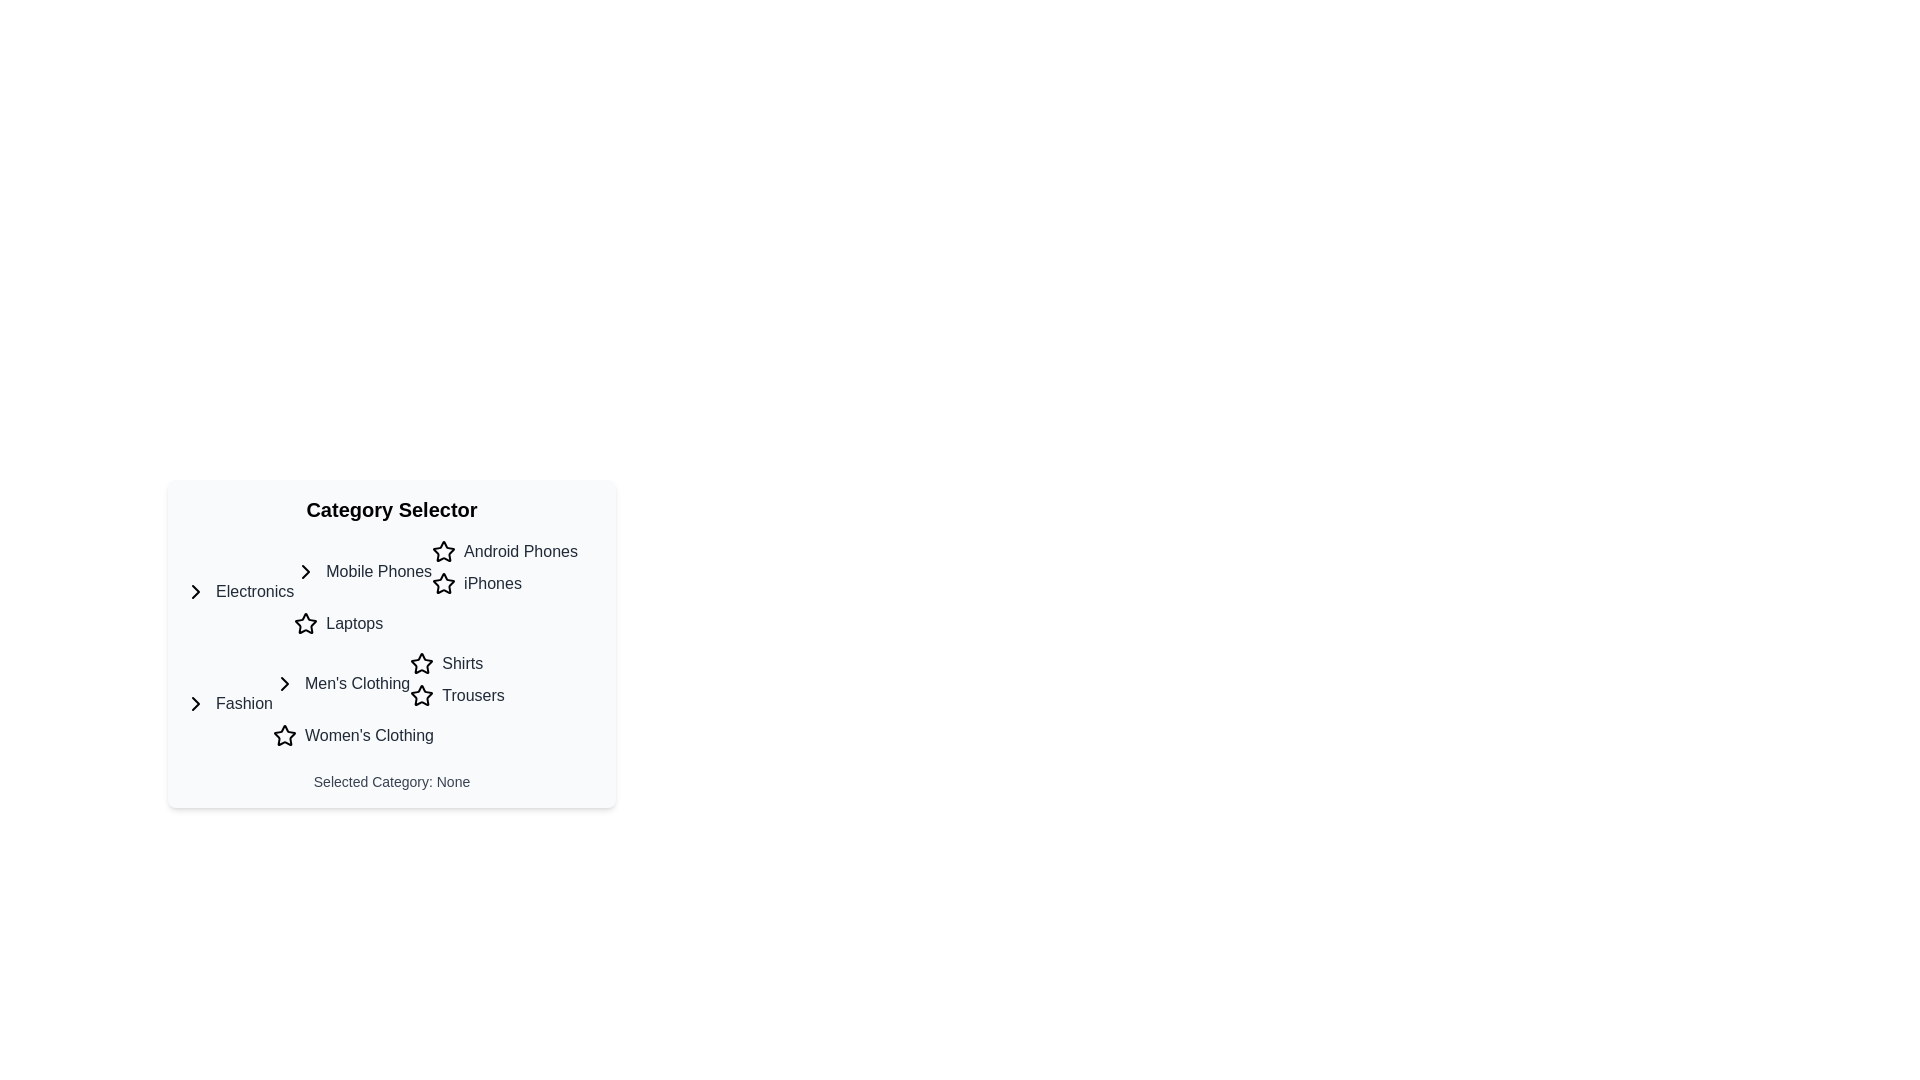  Describe the element at coordinates (456, 682) in the screenshot. I see `the List item with interactive sub-items labeled 'Shirts' and 'Trousers'` at that location.